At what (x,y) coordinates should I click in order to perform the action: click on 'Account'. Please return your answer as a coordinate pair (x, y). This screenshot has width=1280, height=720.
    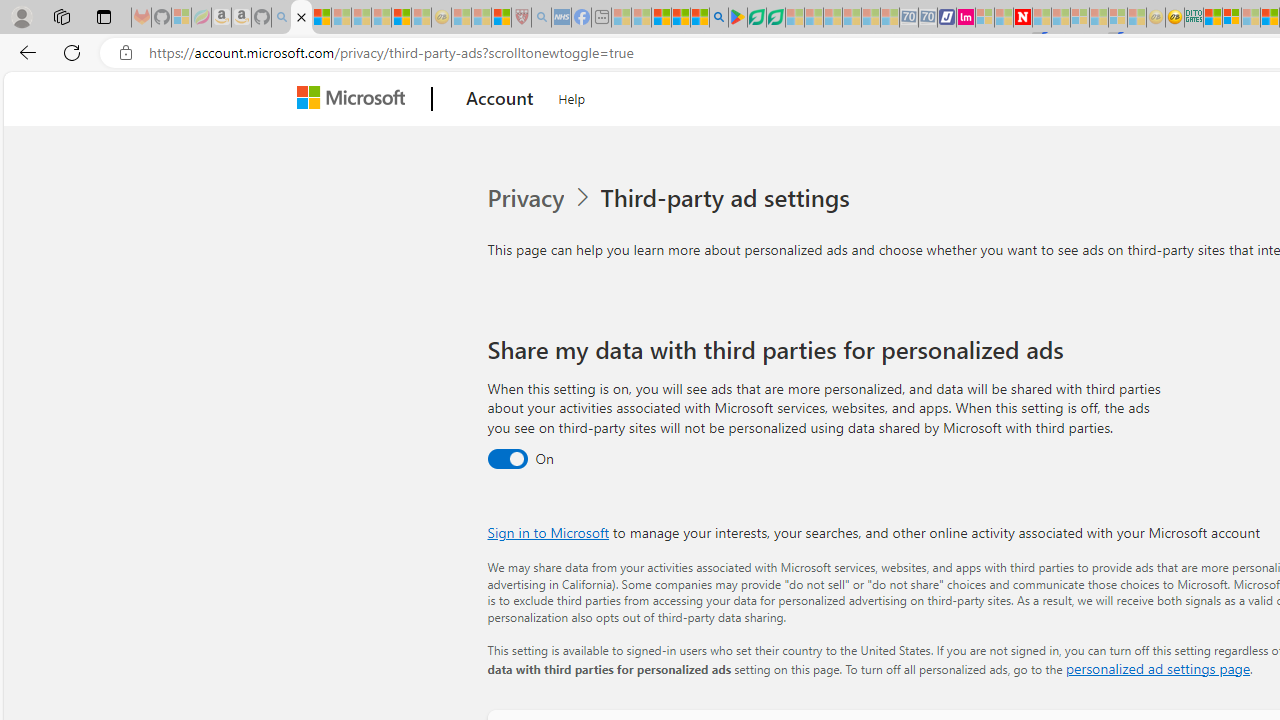
    Looking at the image, I should click on (499, 99).